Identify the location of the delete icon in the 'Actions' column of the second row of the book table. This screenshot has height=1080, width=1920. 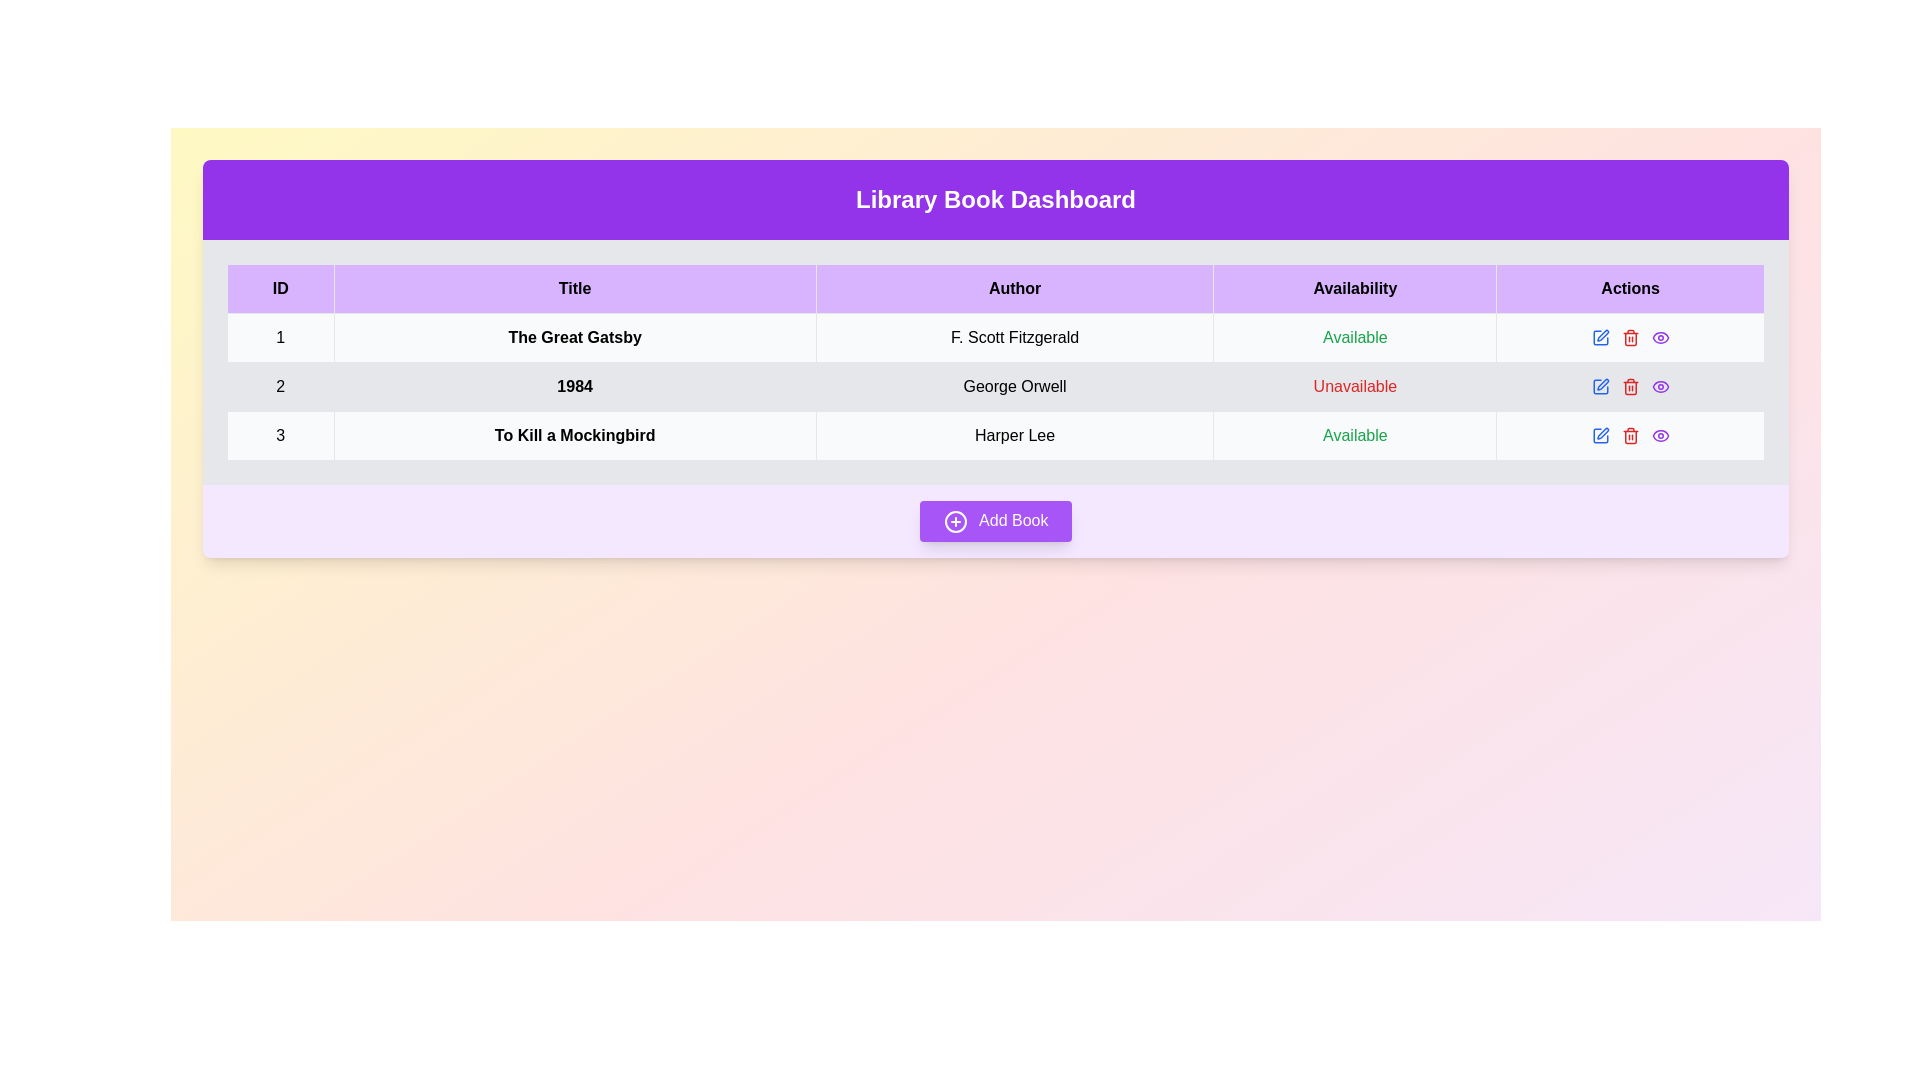
(1630, 386).